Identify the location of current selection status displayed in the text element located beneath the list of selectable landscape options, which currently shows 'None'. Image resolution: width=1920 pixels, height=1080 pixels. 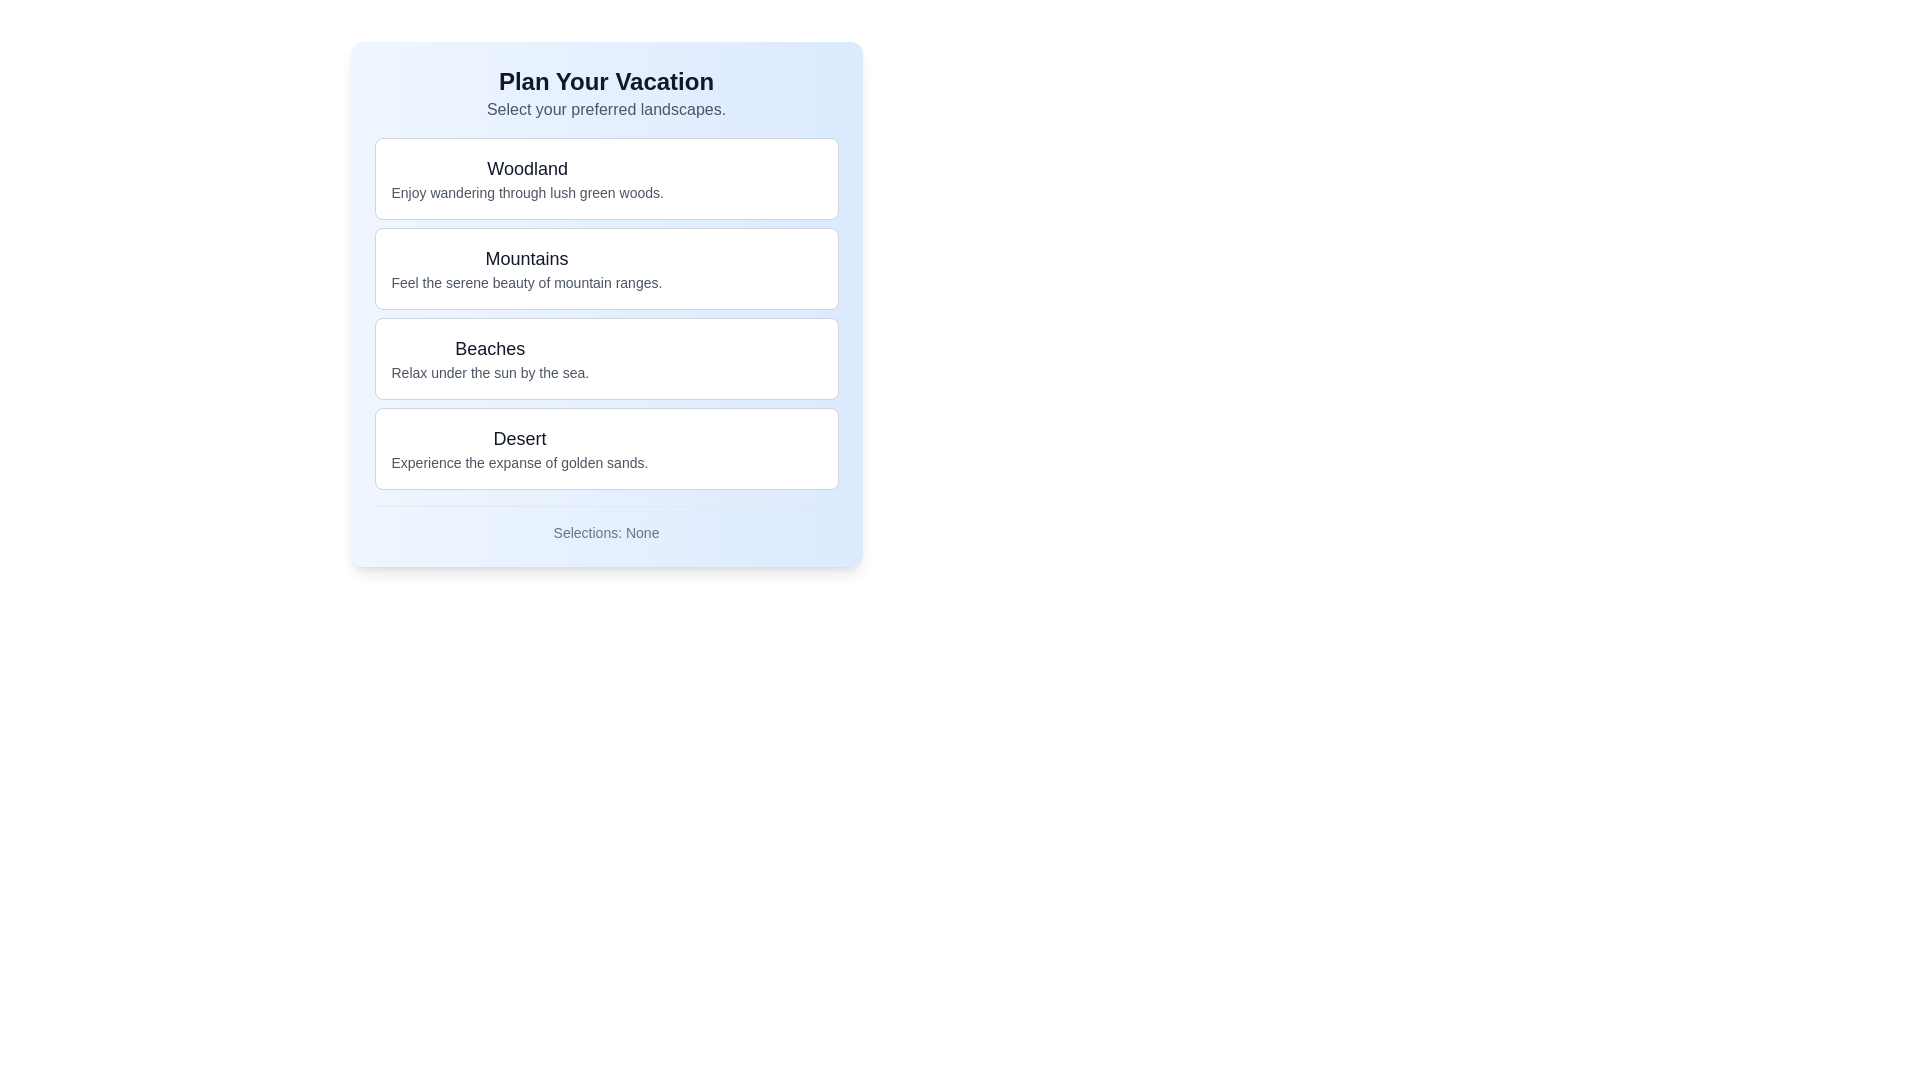
(605, 531).